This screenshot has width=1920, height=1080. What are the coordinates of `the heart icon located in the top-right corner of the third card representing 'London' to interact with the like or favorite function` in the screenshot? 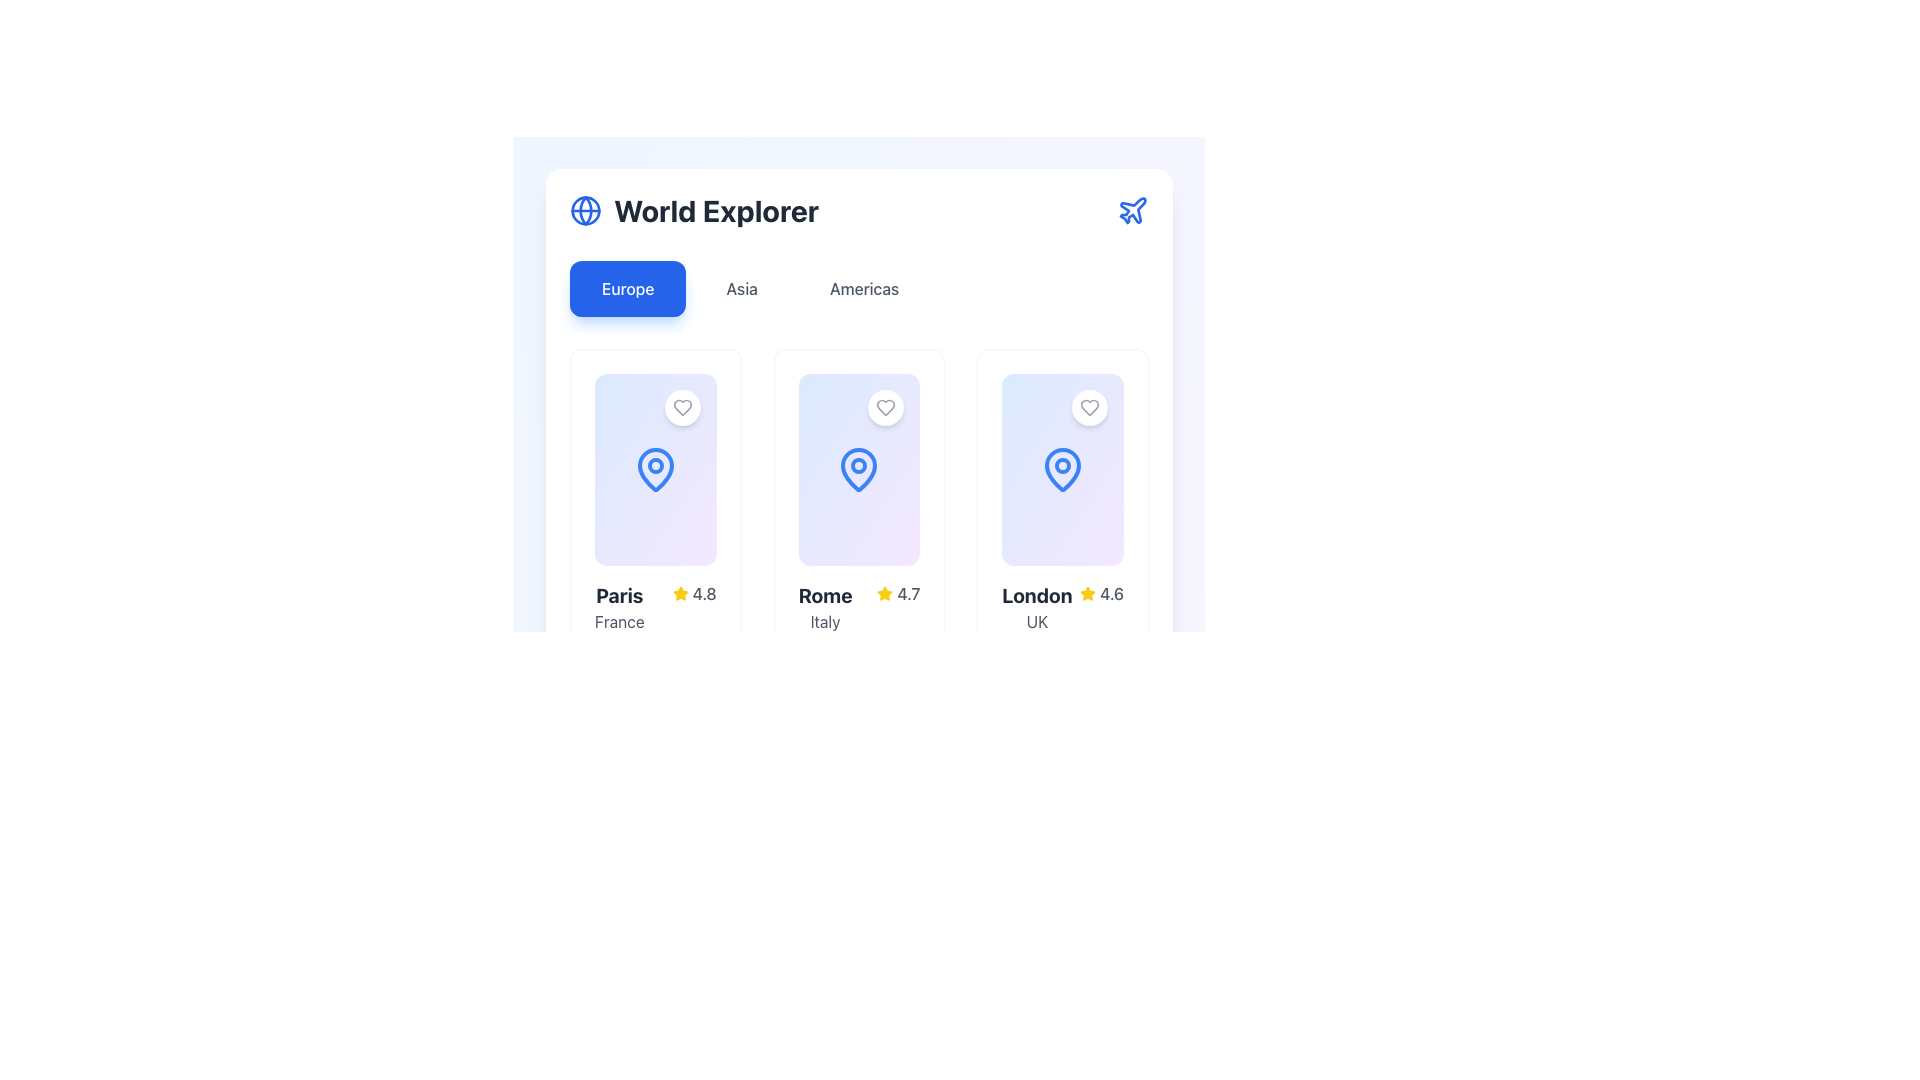 It's located at (1088, 407).